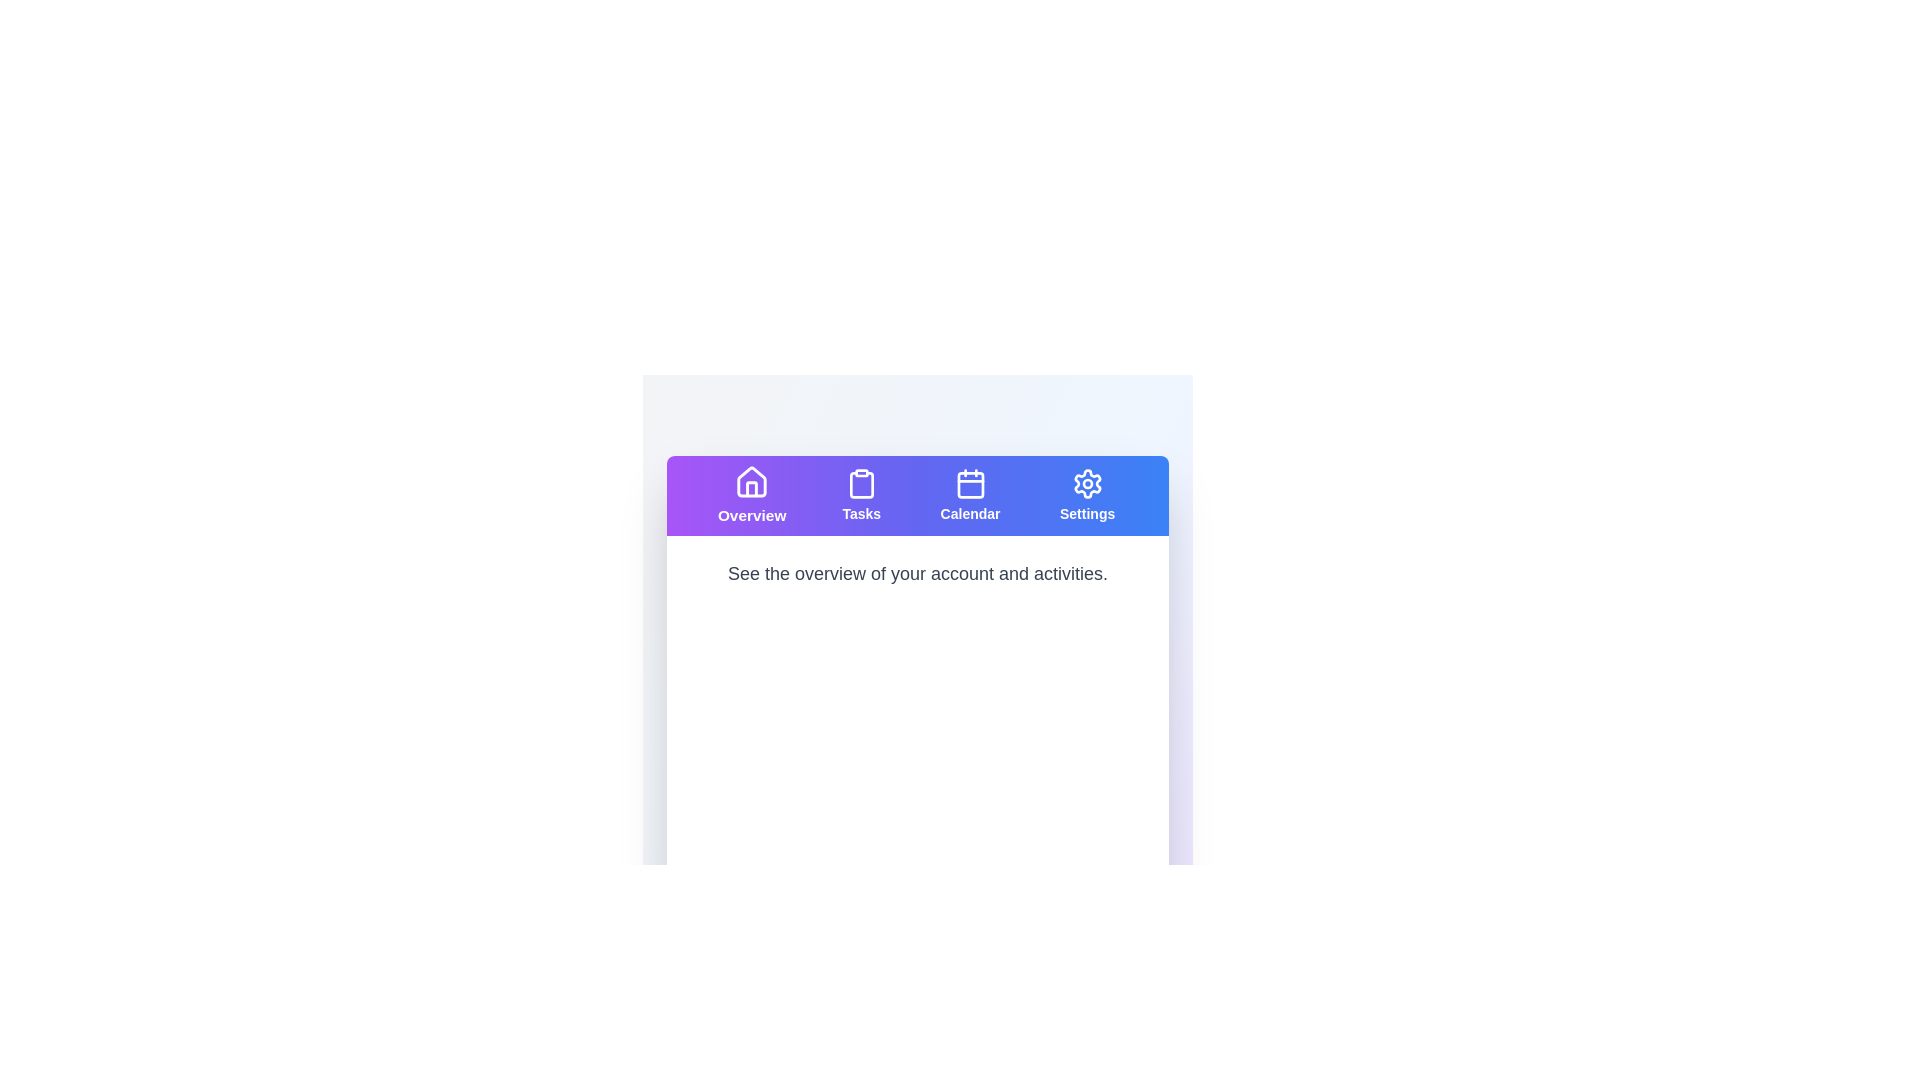  Describe the element at coordinates (750, 515) in the screenshot. I see `text label located under the house icon in the first button of the top horizontal navigation bar` at that location.